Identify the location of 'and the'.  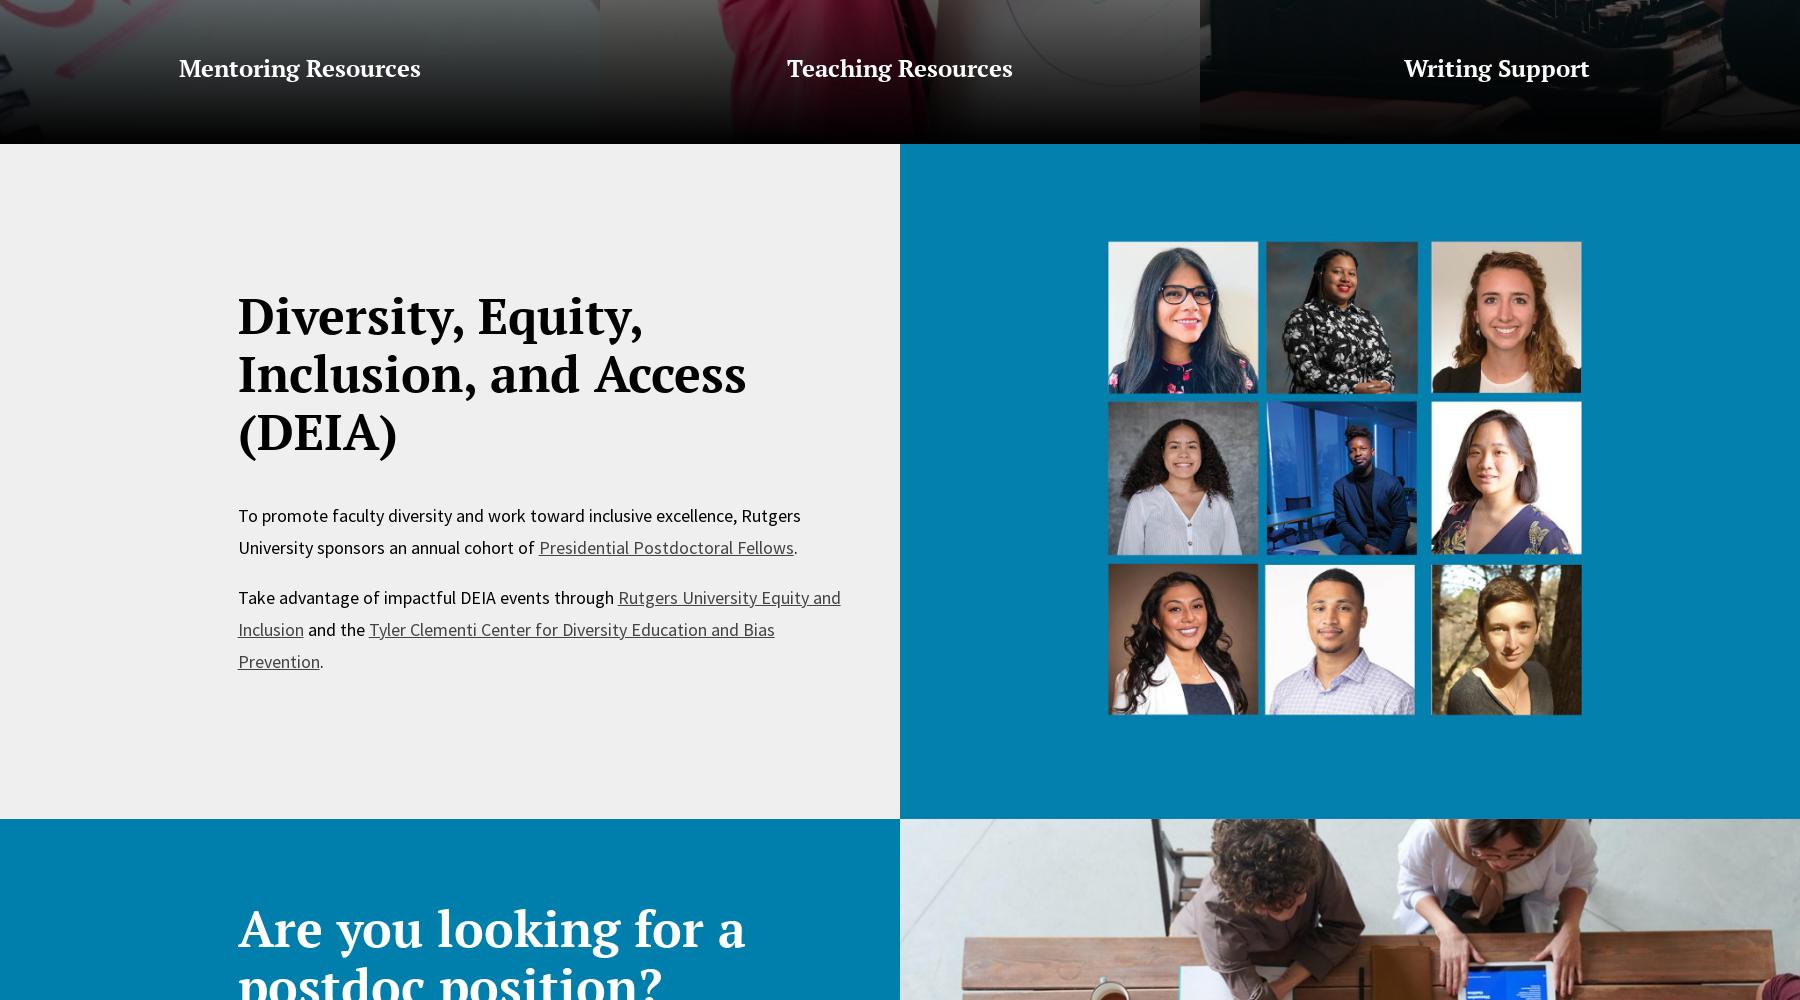
(301, 628).